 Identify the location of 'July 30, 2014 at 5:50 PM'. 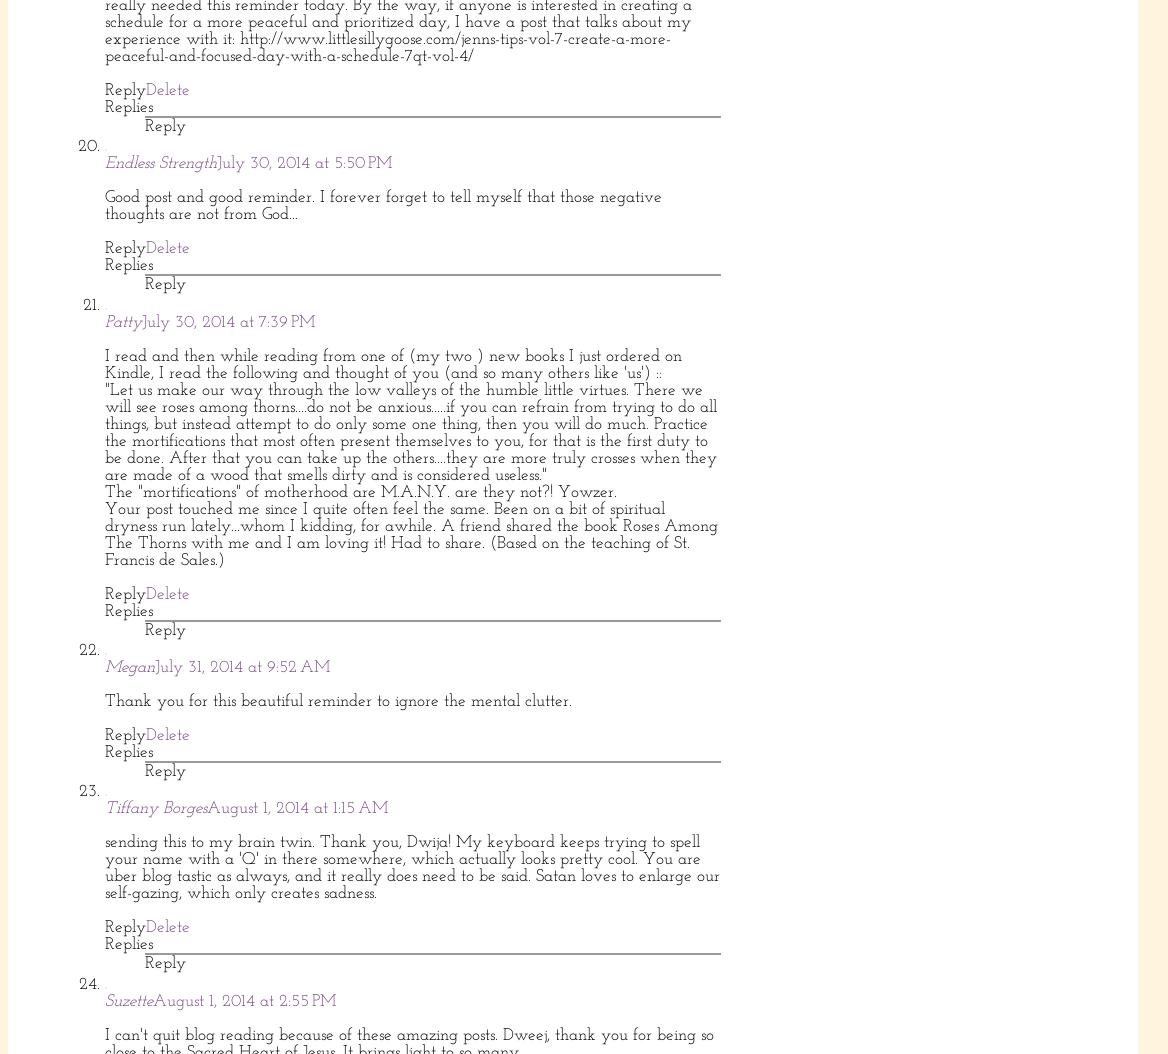
(304, 162).